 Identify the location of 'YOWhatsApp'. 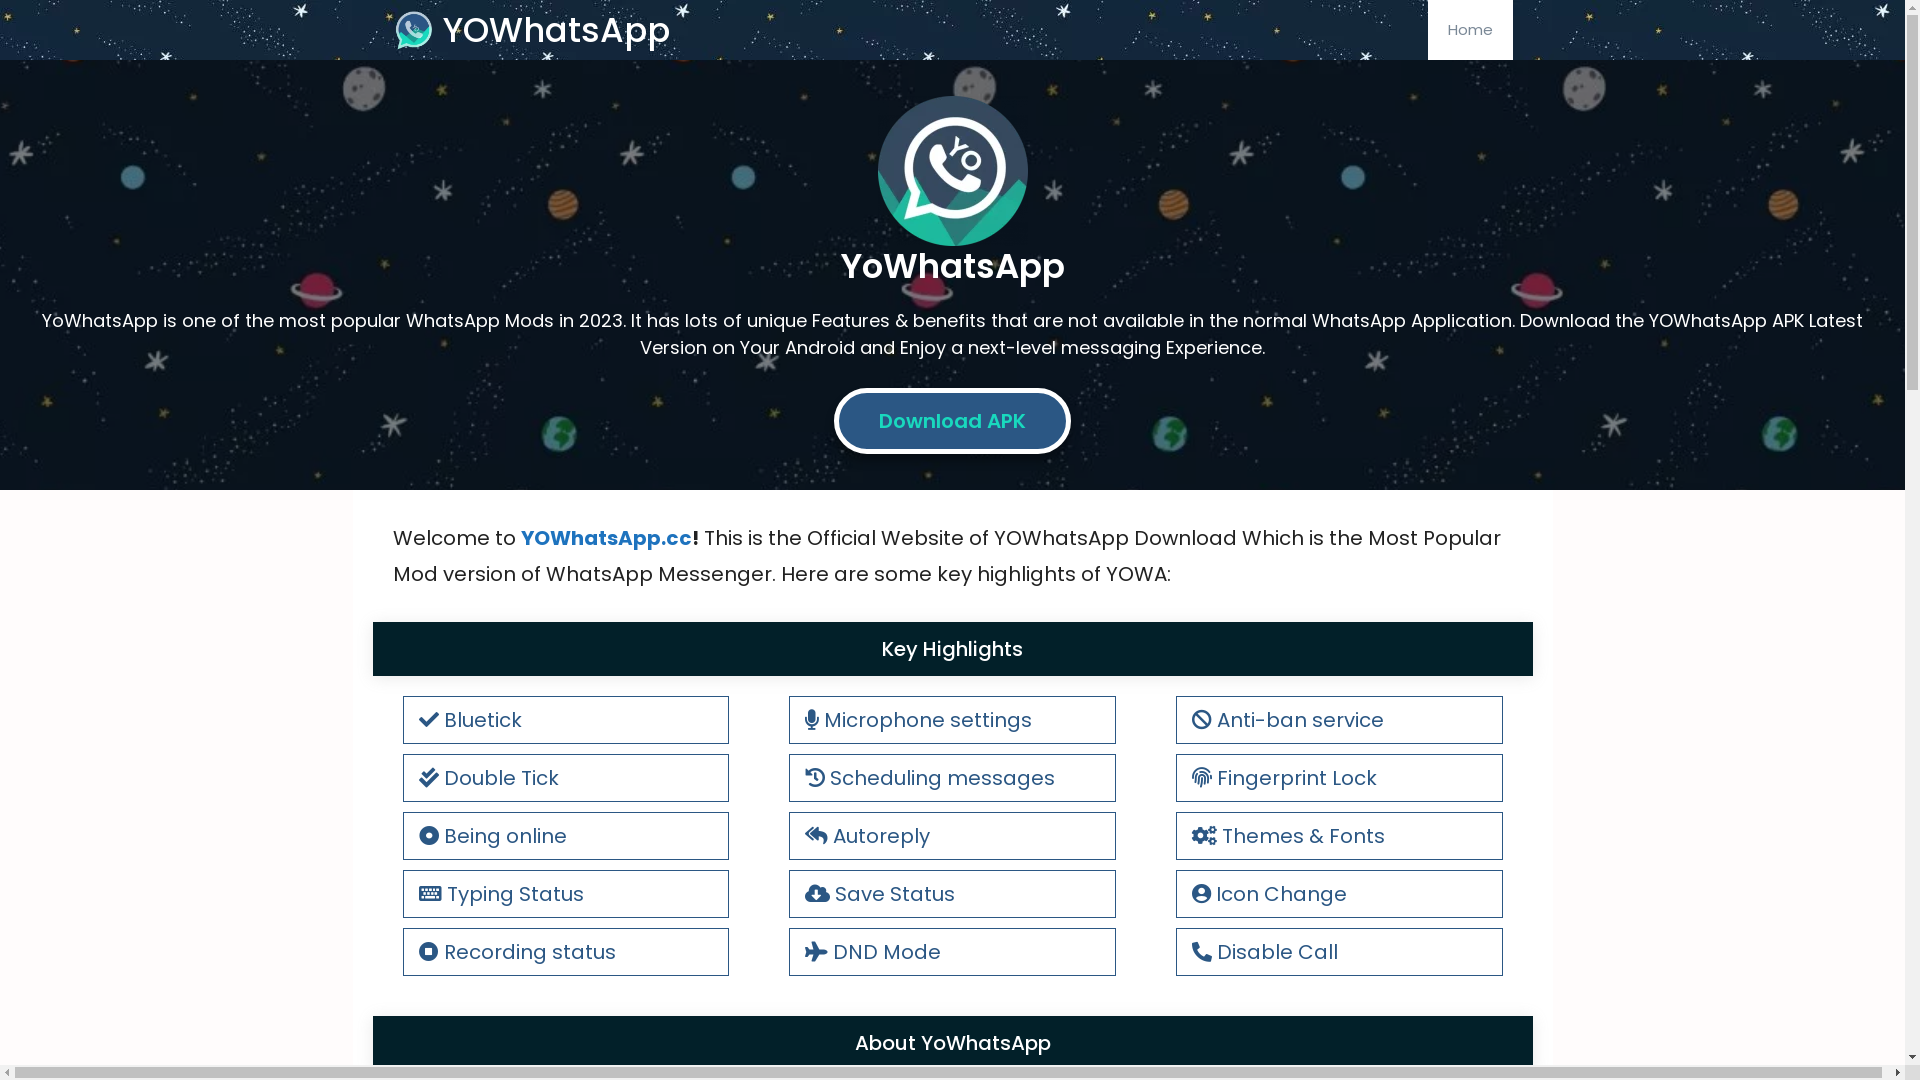
(555, 30).